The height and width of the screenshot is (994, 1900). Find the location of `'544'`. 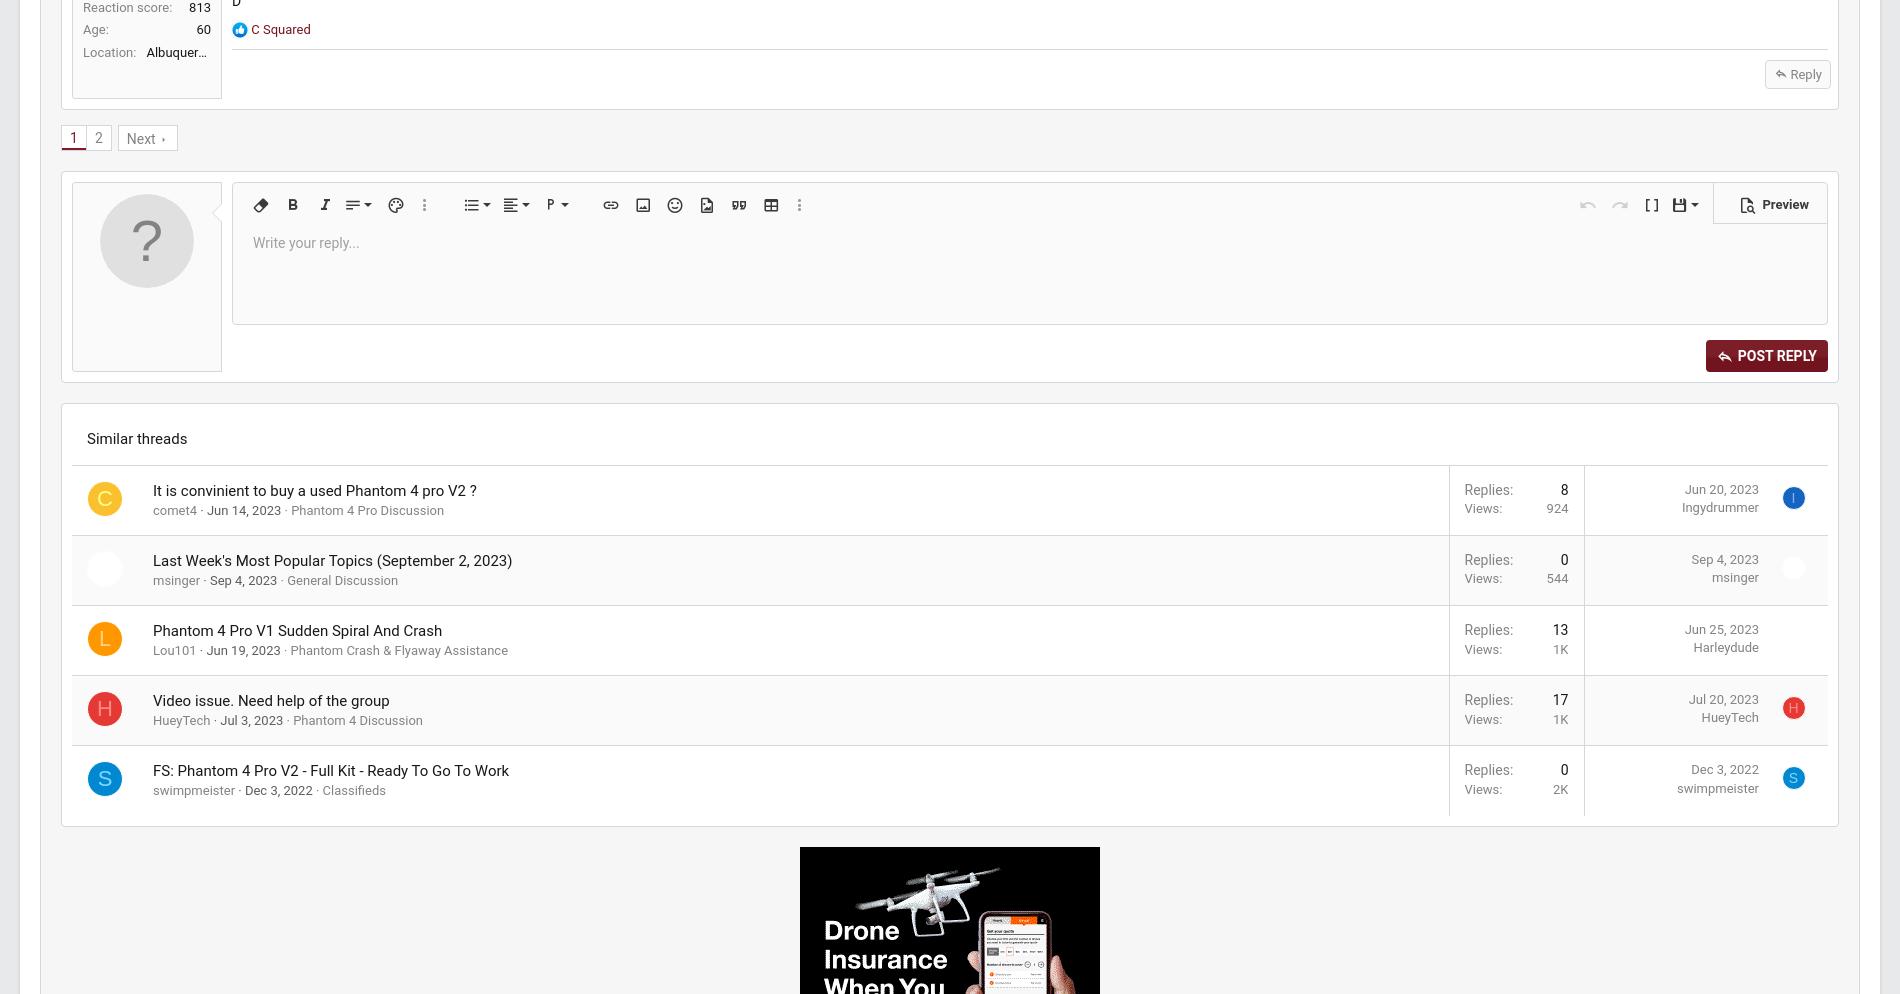

'544' is located at coordinates (1198, 719).